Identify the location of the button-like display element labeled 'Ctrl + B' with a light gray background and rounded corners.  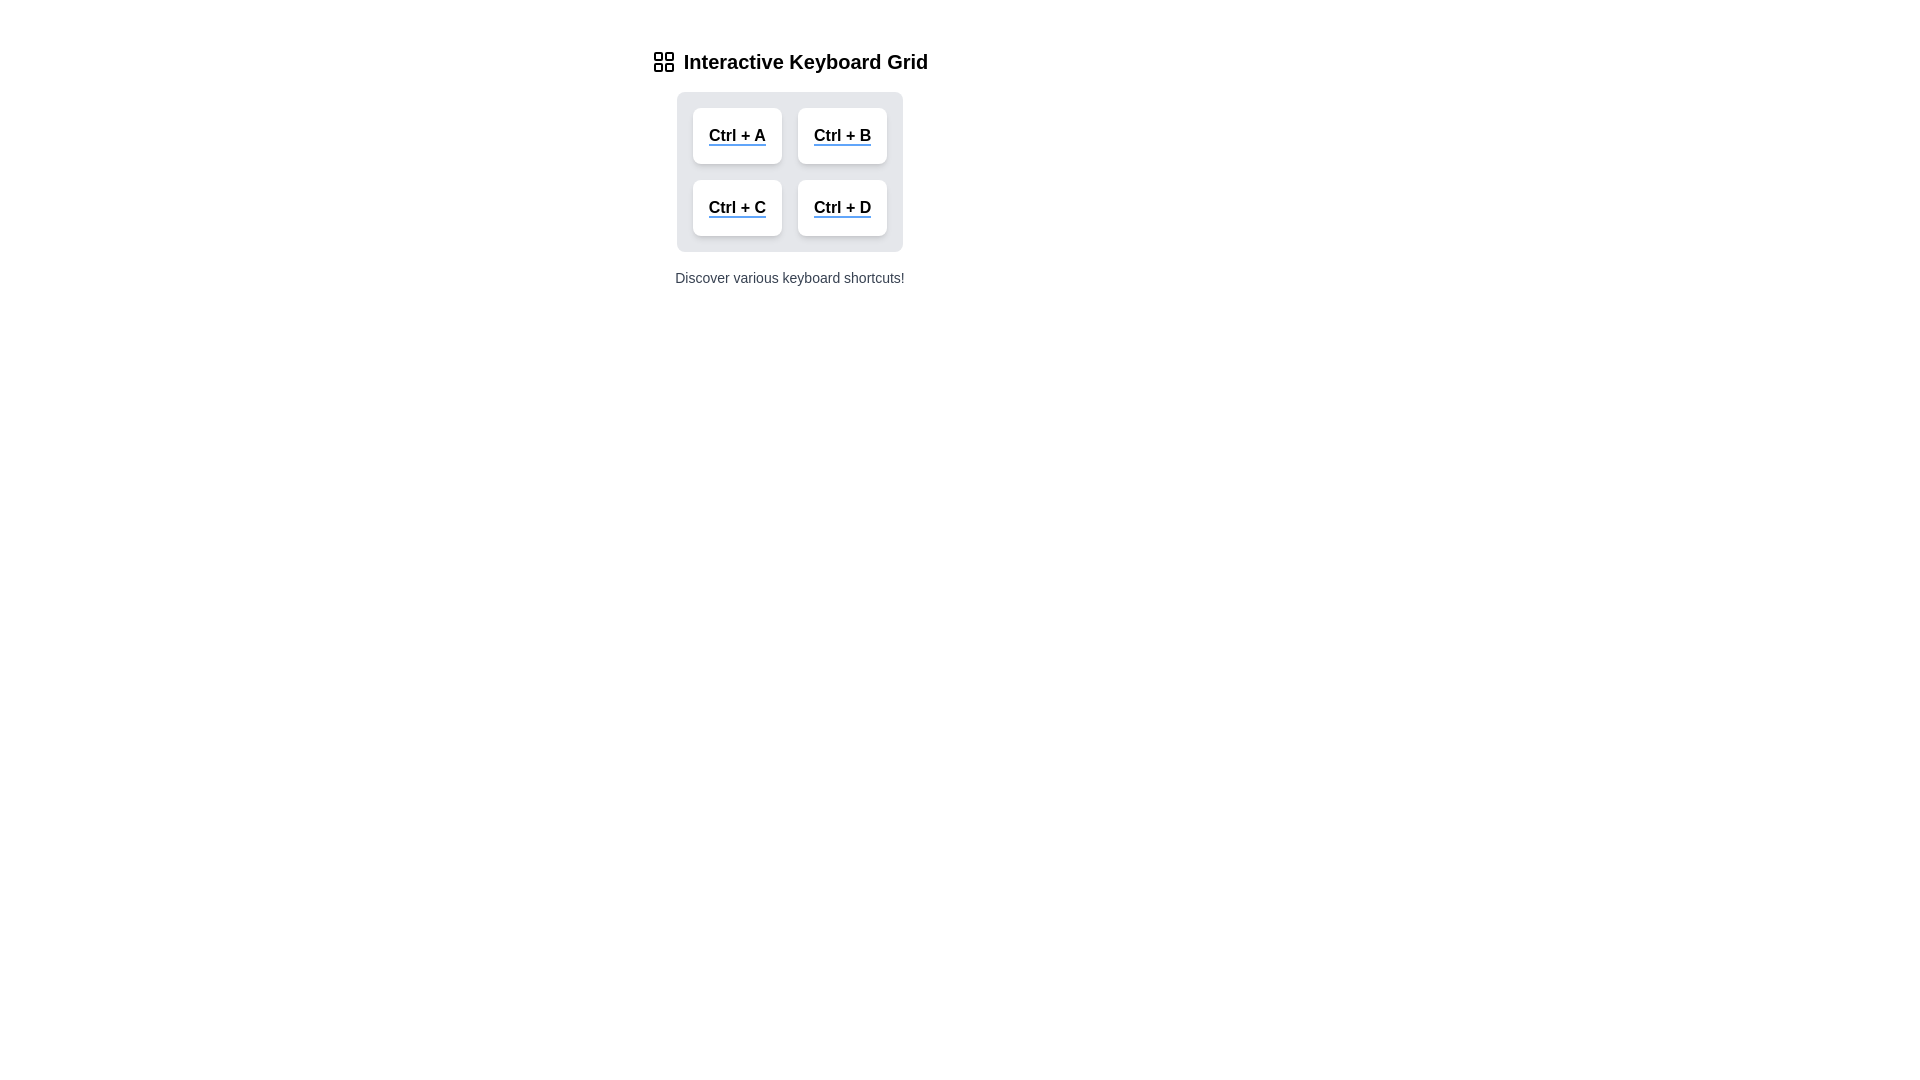
(842, 135).